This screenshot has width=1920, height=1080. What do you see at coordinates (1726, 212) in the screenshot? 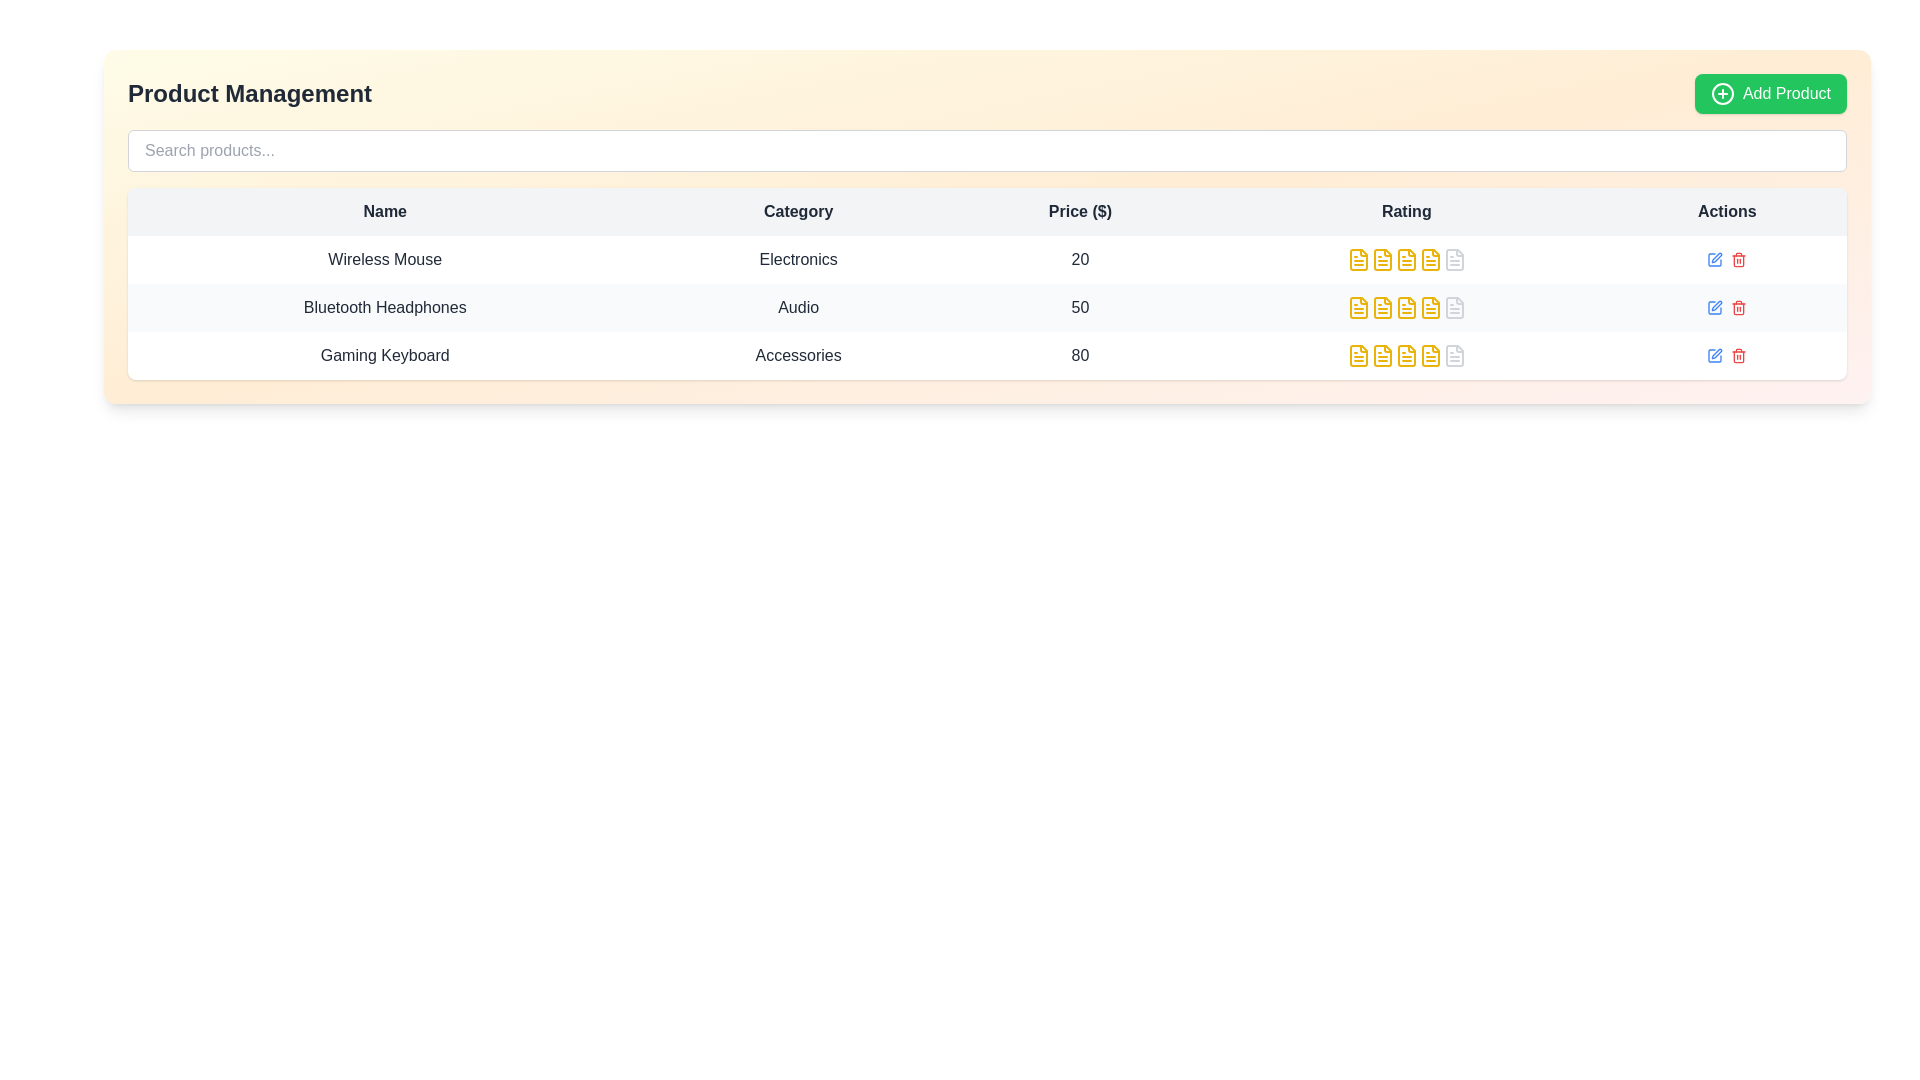
I see `the static text label that serves as the header for the 'Actions' column, which is the fifth header in the table layout` at bounding box center [1726, 212].